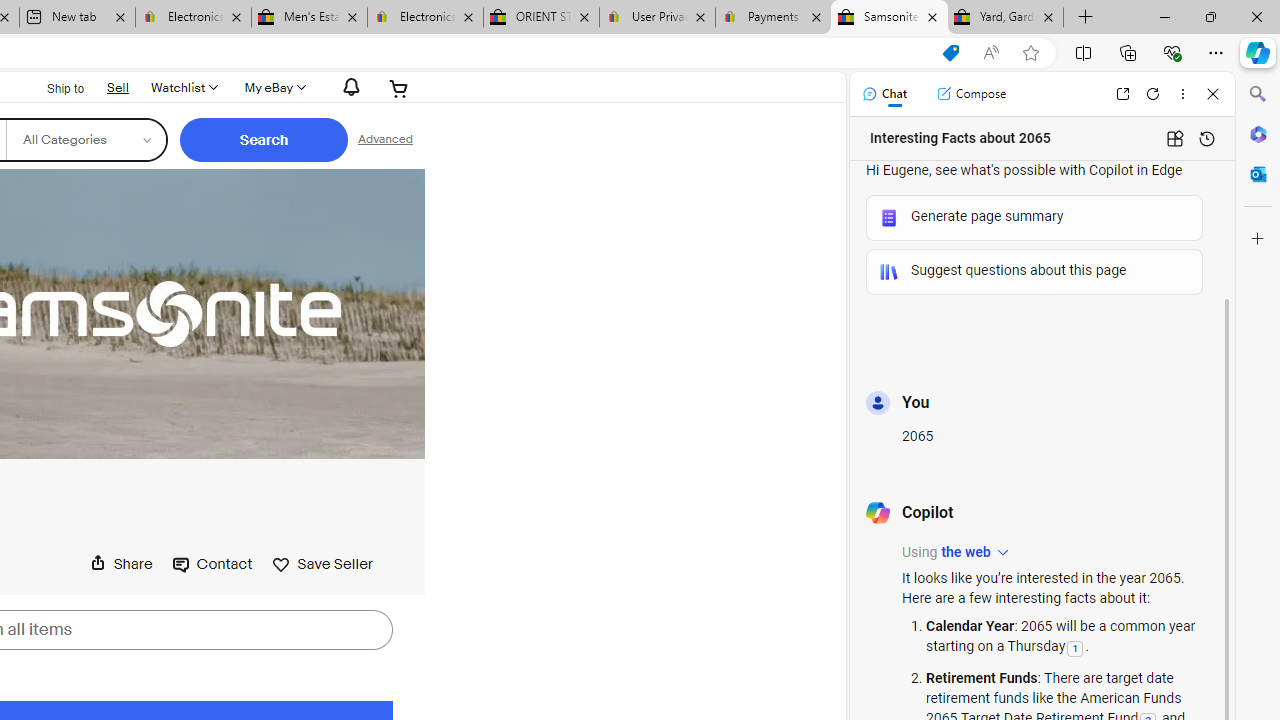 The image size is (1280, 720). What do you see at coordinates (183, 87) in the screenshot?
I see `'Watchlist'` at bounding box center [183, 87].